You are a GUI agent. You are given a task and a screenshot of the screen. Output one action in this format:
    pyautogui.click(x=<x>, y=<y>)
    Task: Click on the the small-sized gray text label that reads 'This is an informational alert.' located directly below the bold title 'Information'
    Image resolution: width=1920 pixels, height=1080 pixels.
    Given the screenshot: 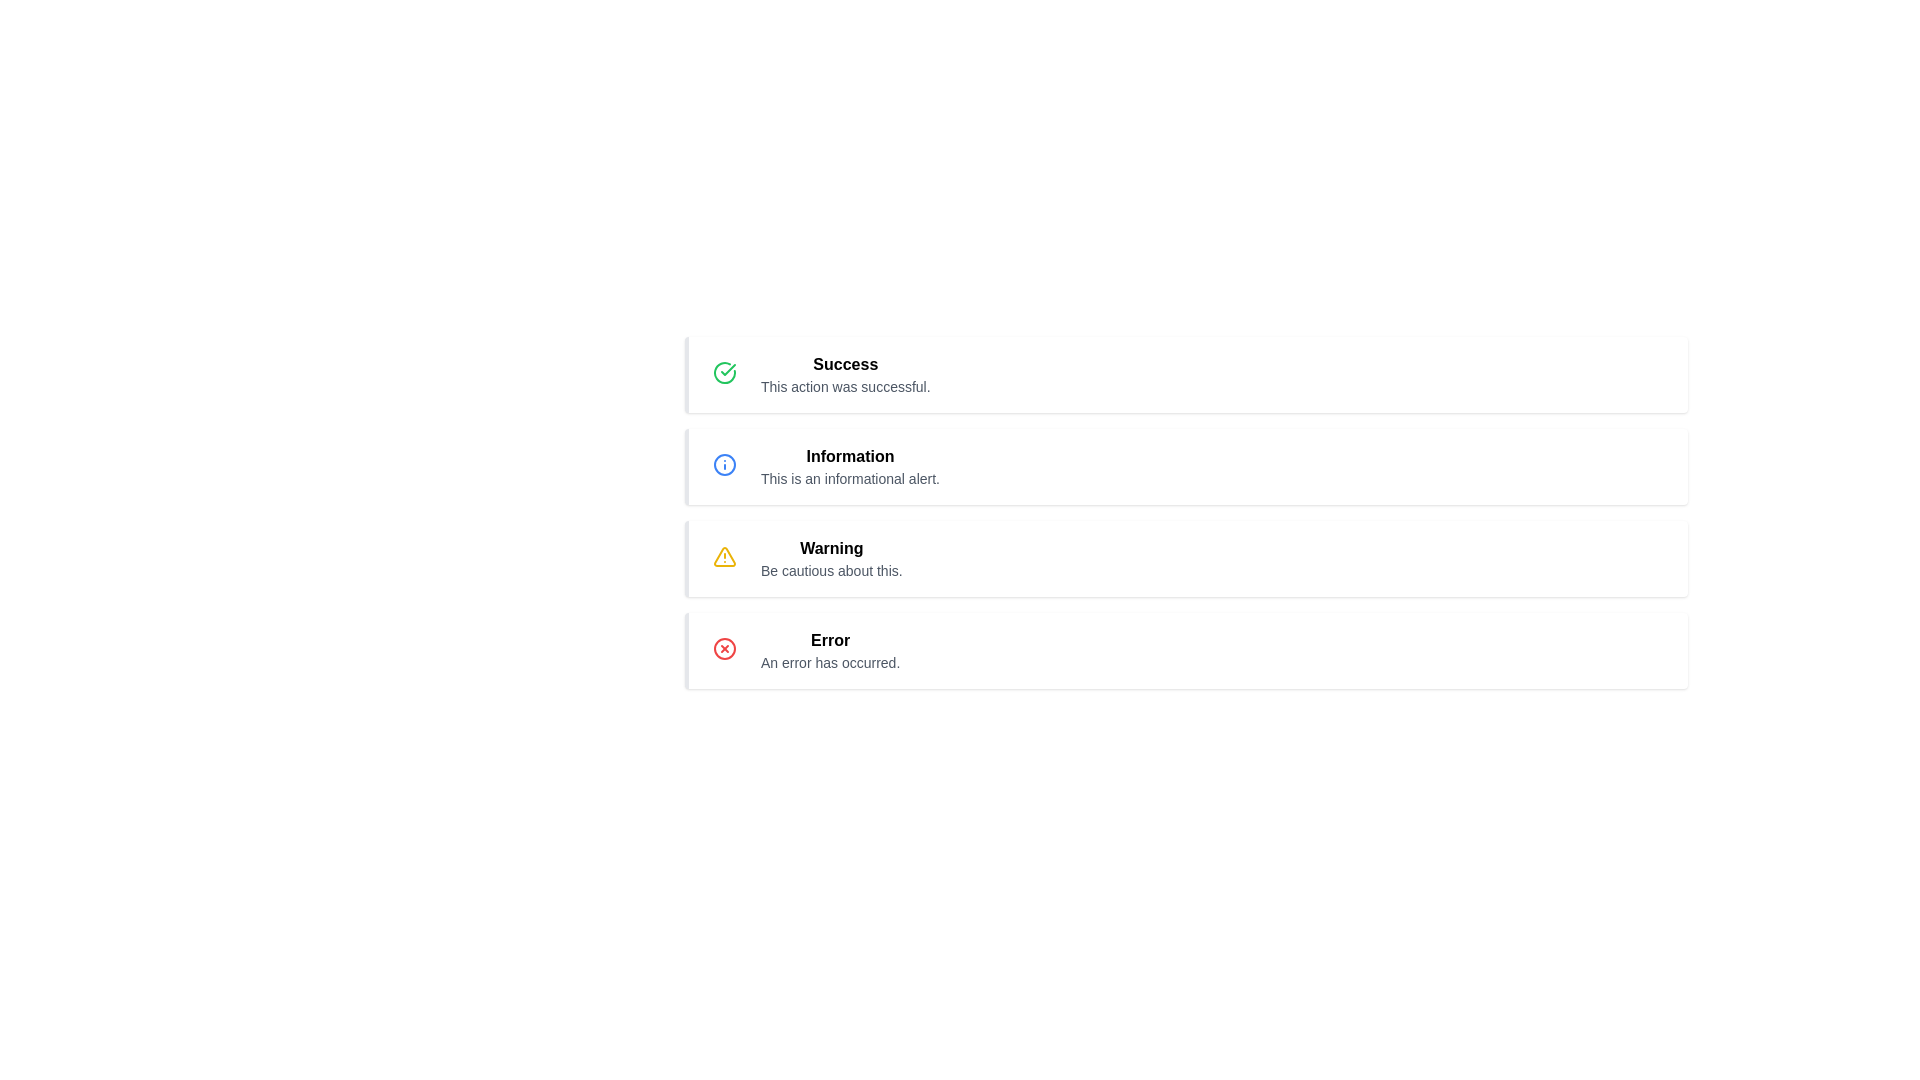 What is the action you would take?
    pyautogui.click(x=850, y=478)
    